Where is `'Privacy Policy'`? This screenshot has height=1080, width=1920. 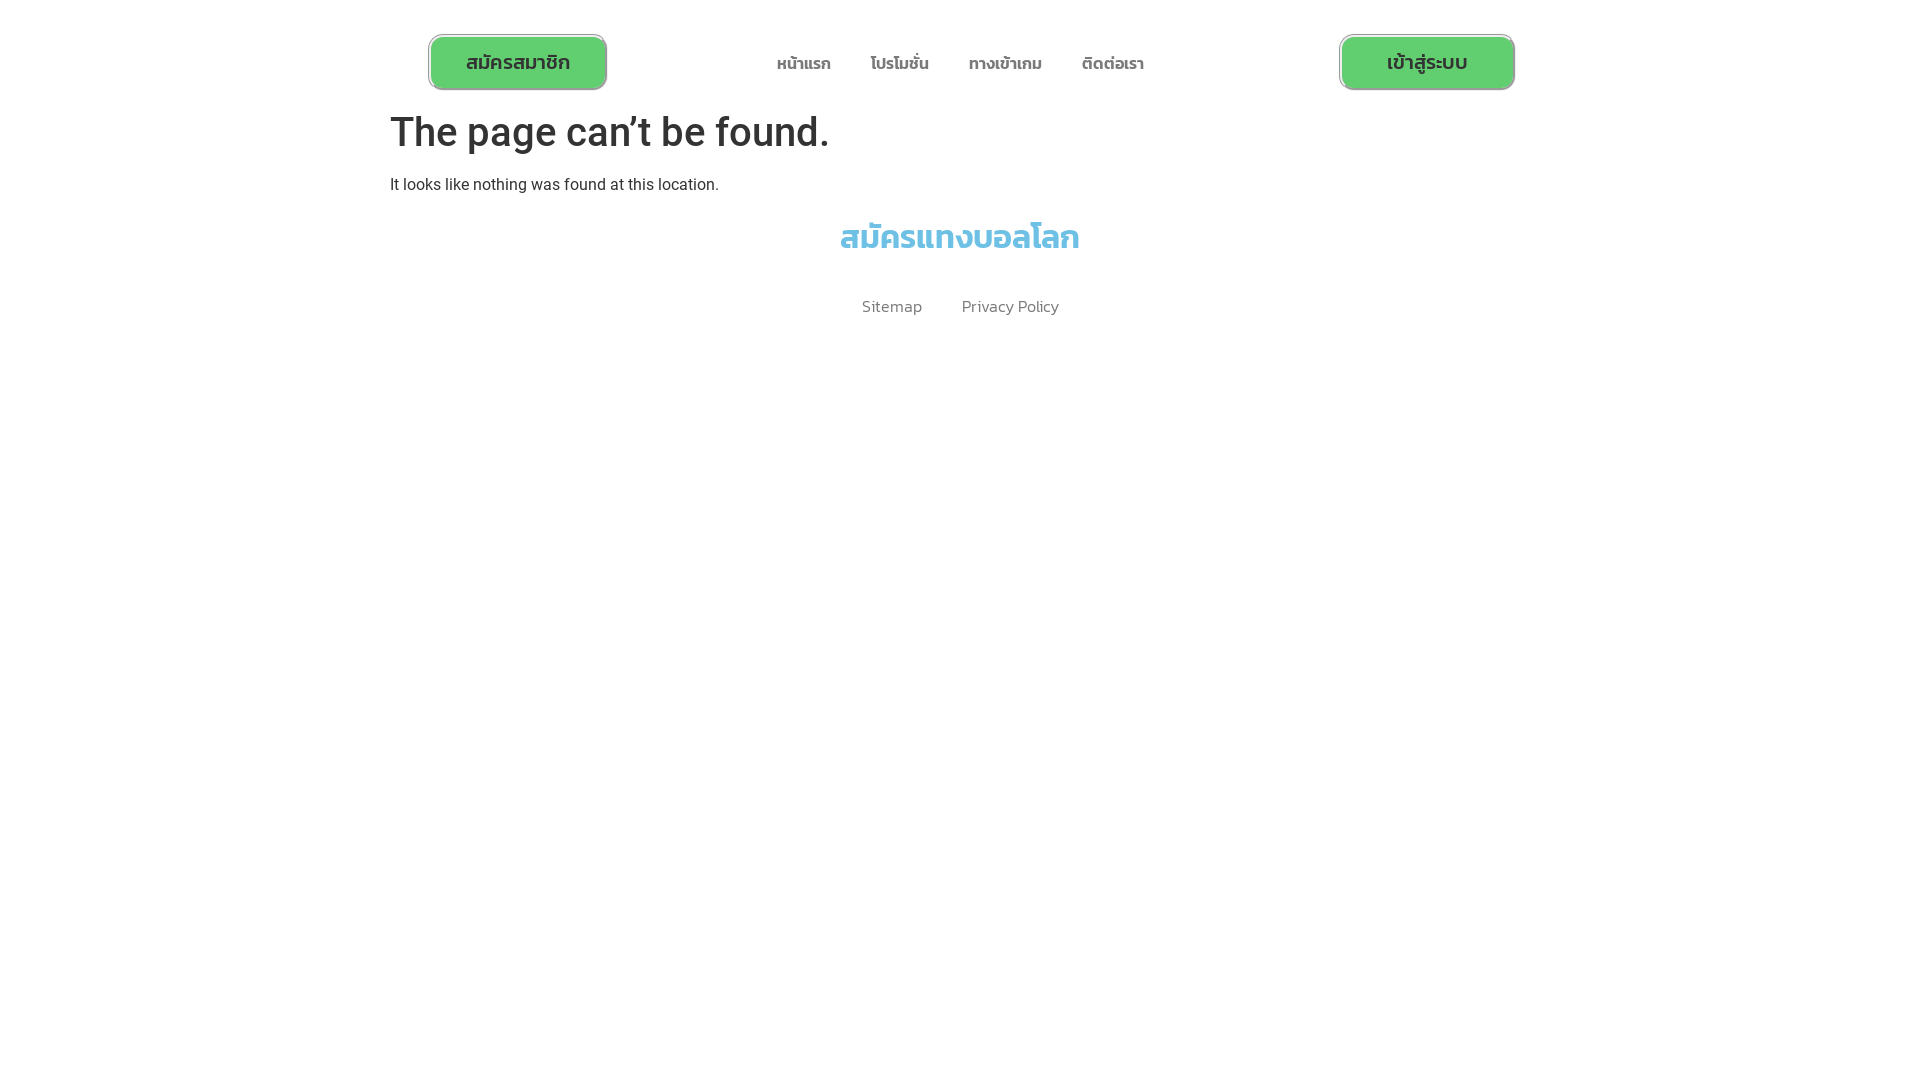 'Privacy Policy' is located at coordinates (1010, 306).